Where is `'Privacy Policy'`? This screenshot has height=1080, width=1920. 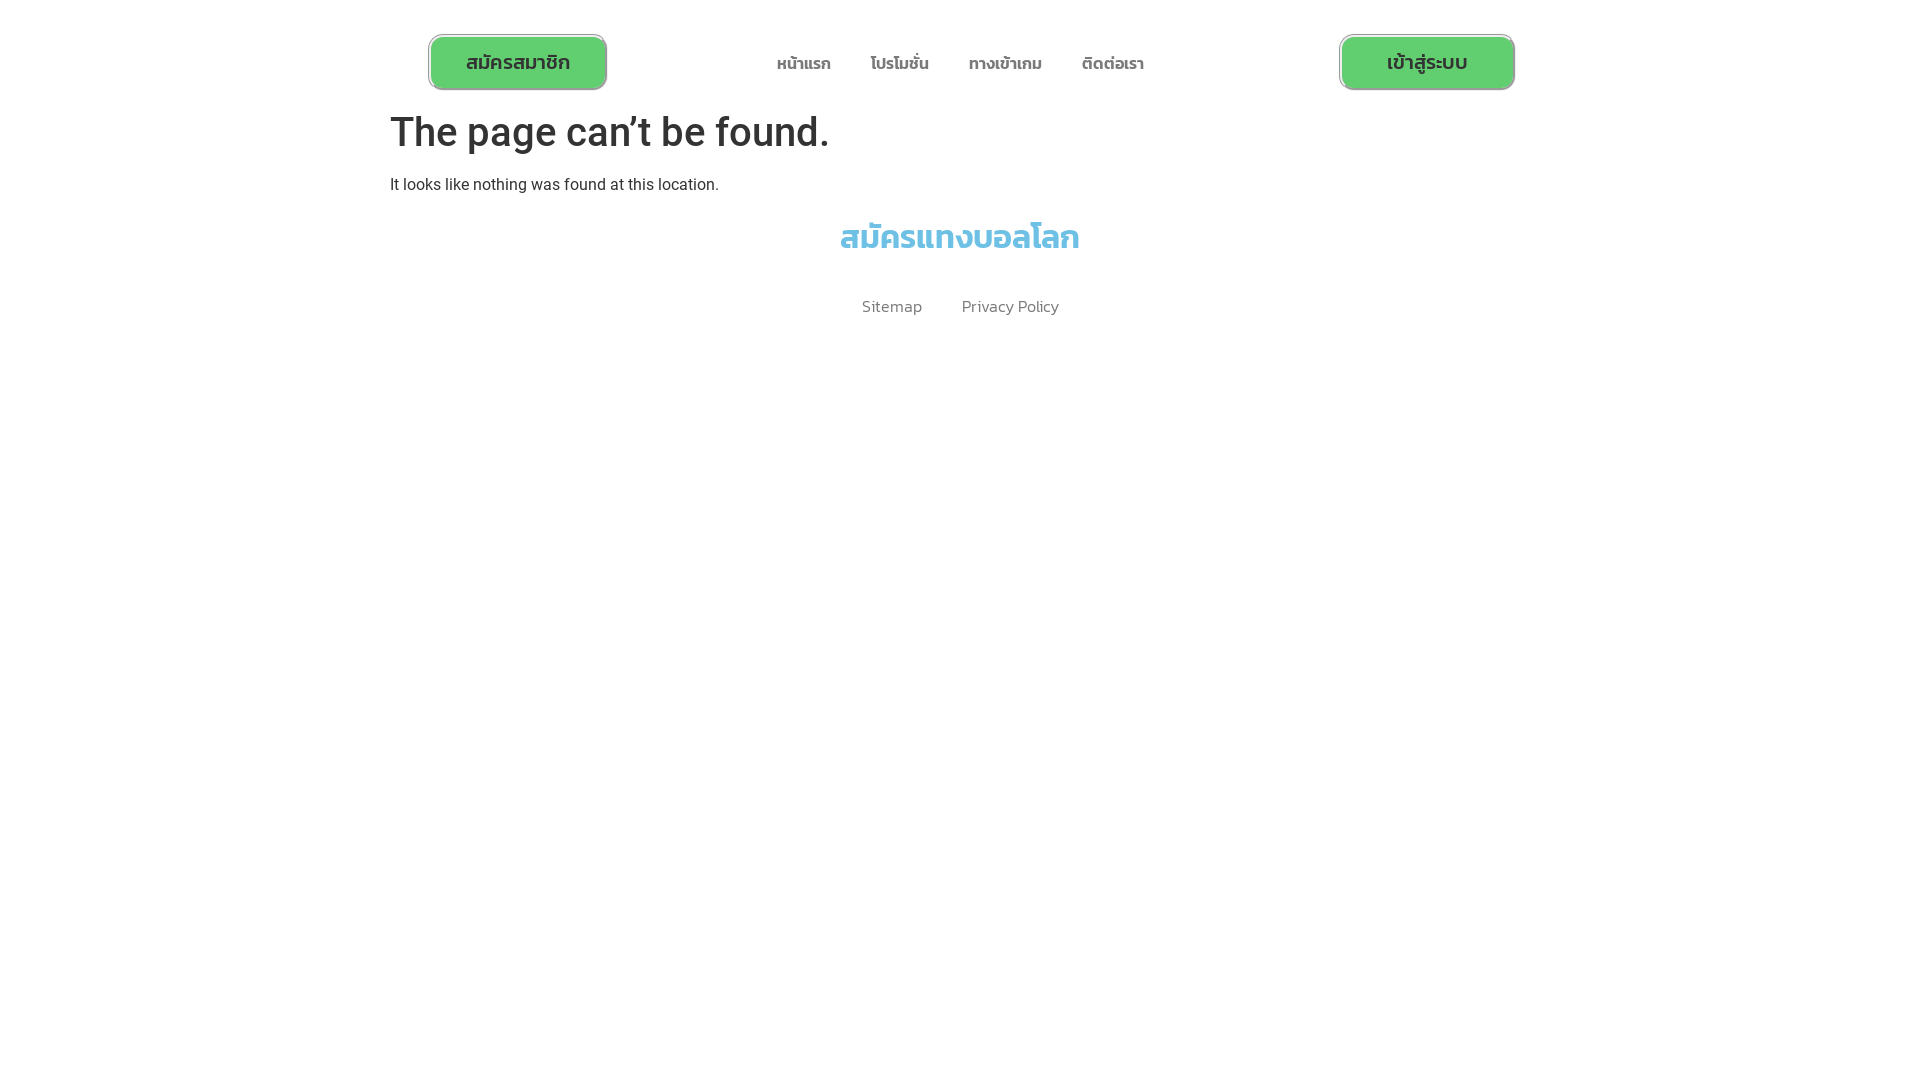 'Privacy Policy' is located at coordinates (1010, 306).